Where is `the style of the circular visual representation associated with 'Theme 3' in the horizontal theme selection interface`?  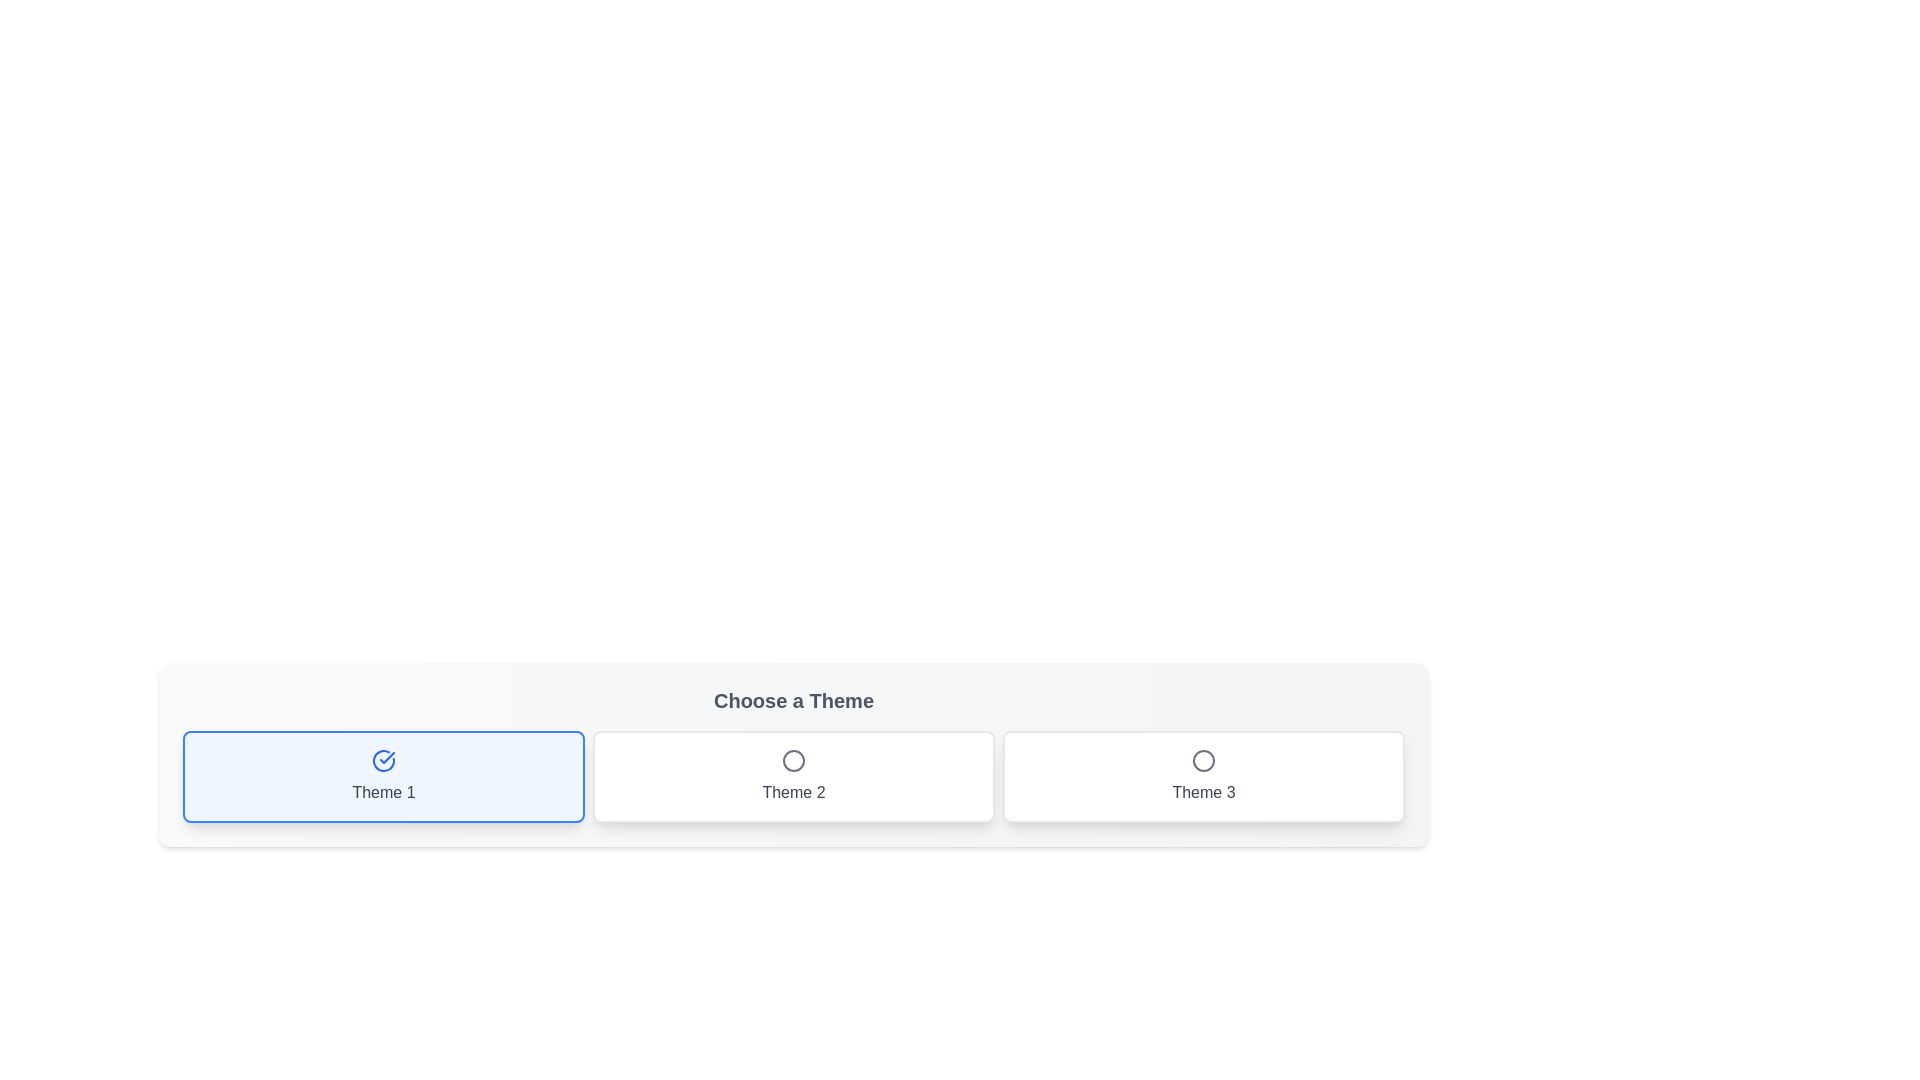 the style of the circular visual representation associated with 'Theme 3' in the horizontal theme selection interface is located at coordinates (1203, 760).